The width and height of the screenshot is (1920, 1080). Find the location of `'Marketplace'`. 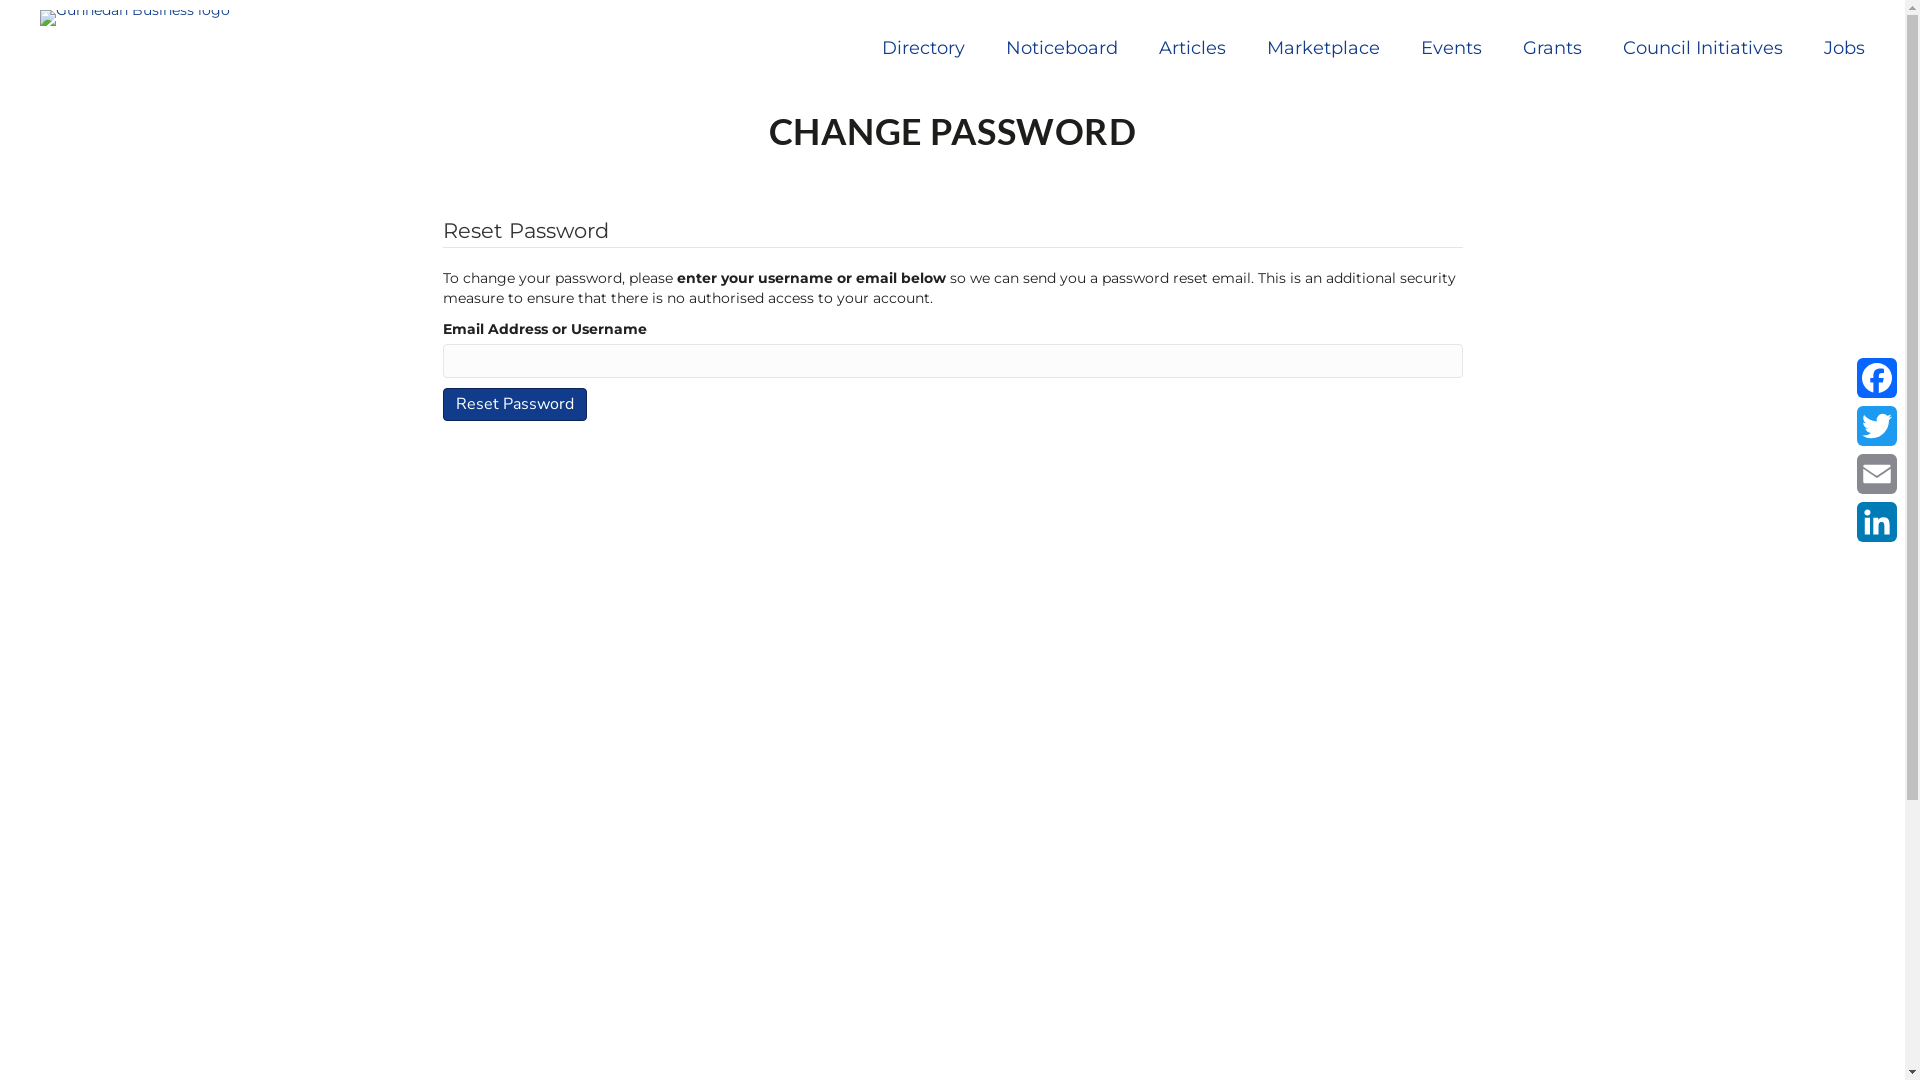

'Marketplace' is located at coordinates (1323, 46).